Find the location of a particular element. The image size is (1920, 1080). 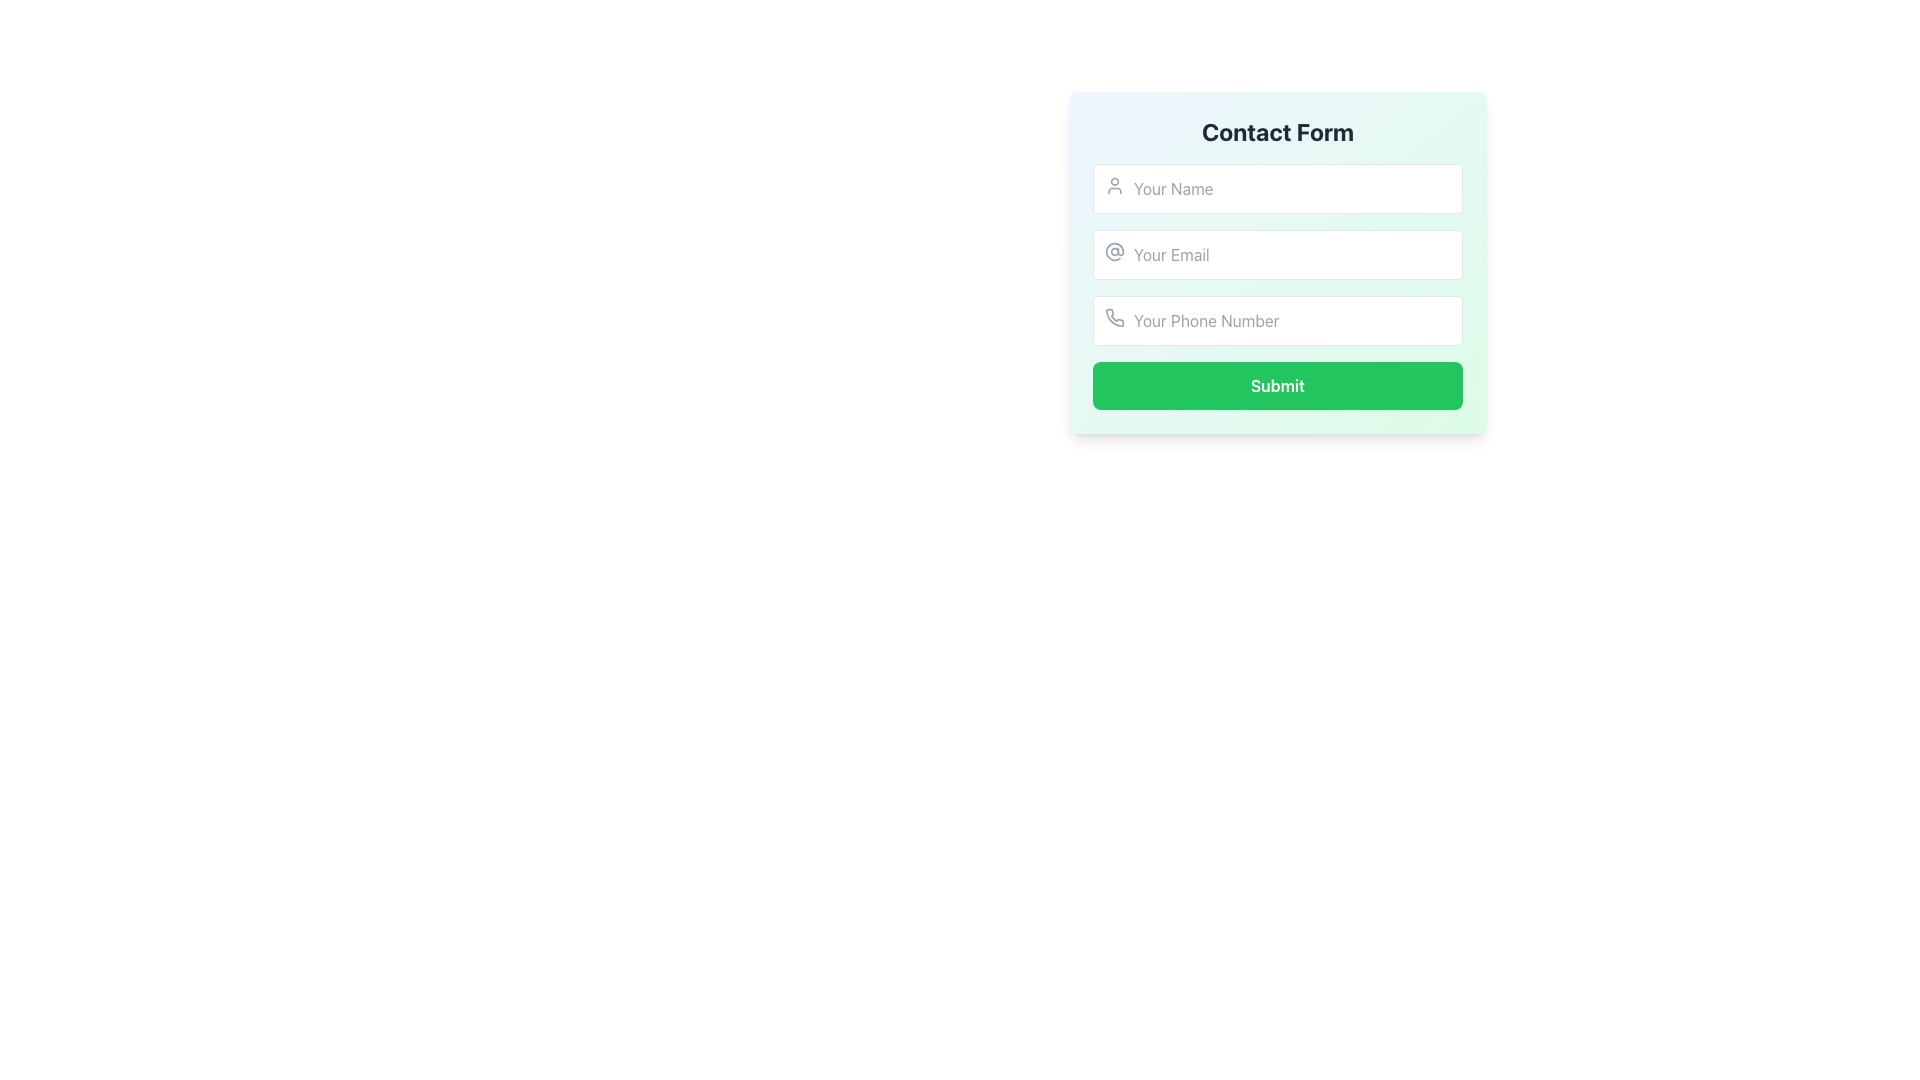

the input field labeled 'Your Email' by clicking on the '@' icon located to the left inside the field in the 'Contact Form' section is located at coordinates (1113, 250).